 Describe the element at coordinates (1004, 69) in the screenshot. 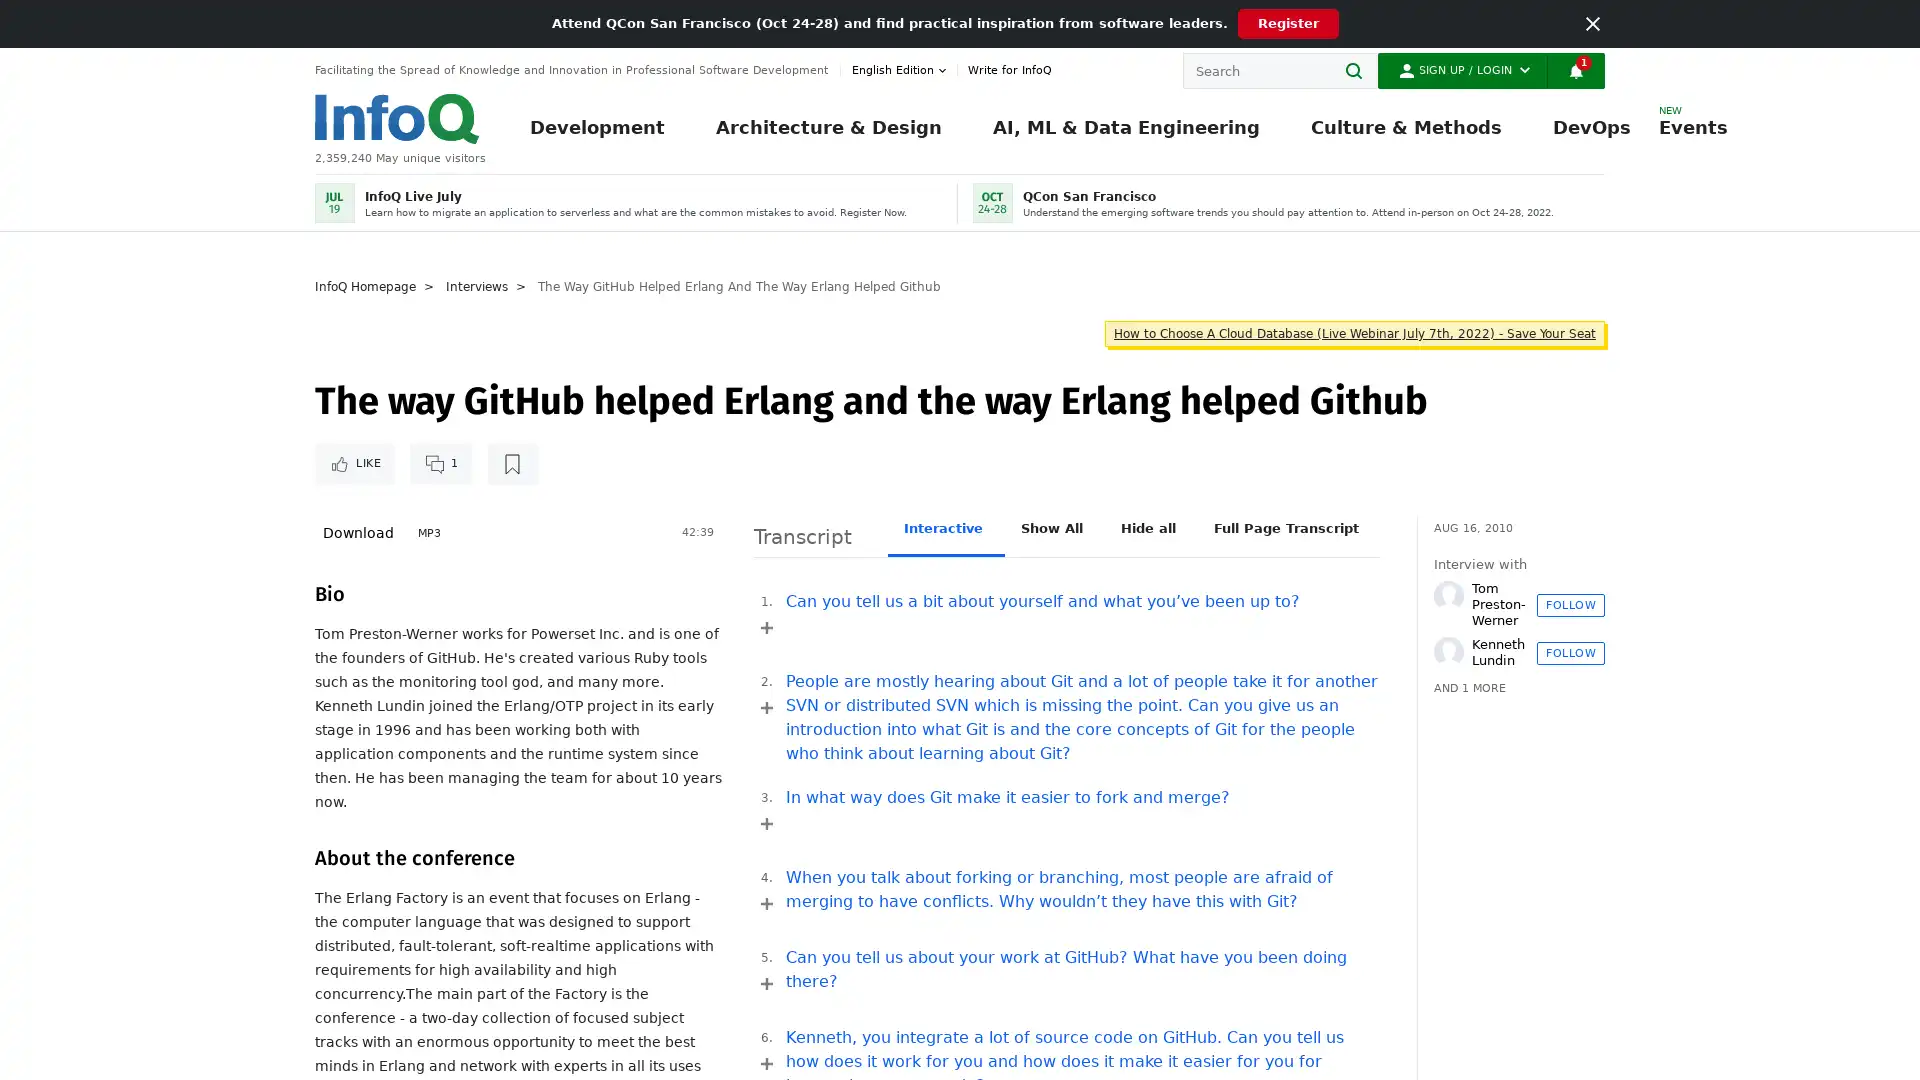

I see `Write for InfoQ` at that location.